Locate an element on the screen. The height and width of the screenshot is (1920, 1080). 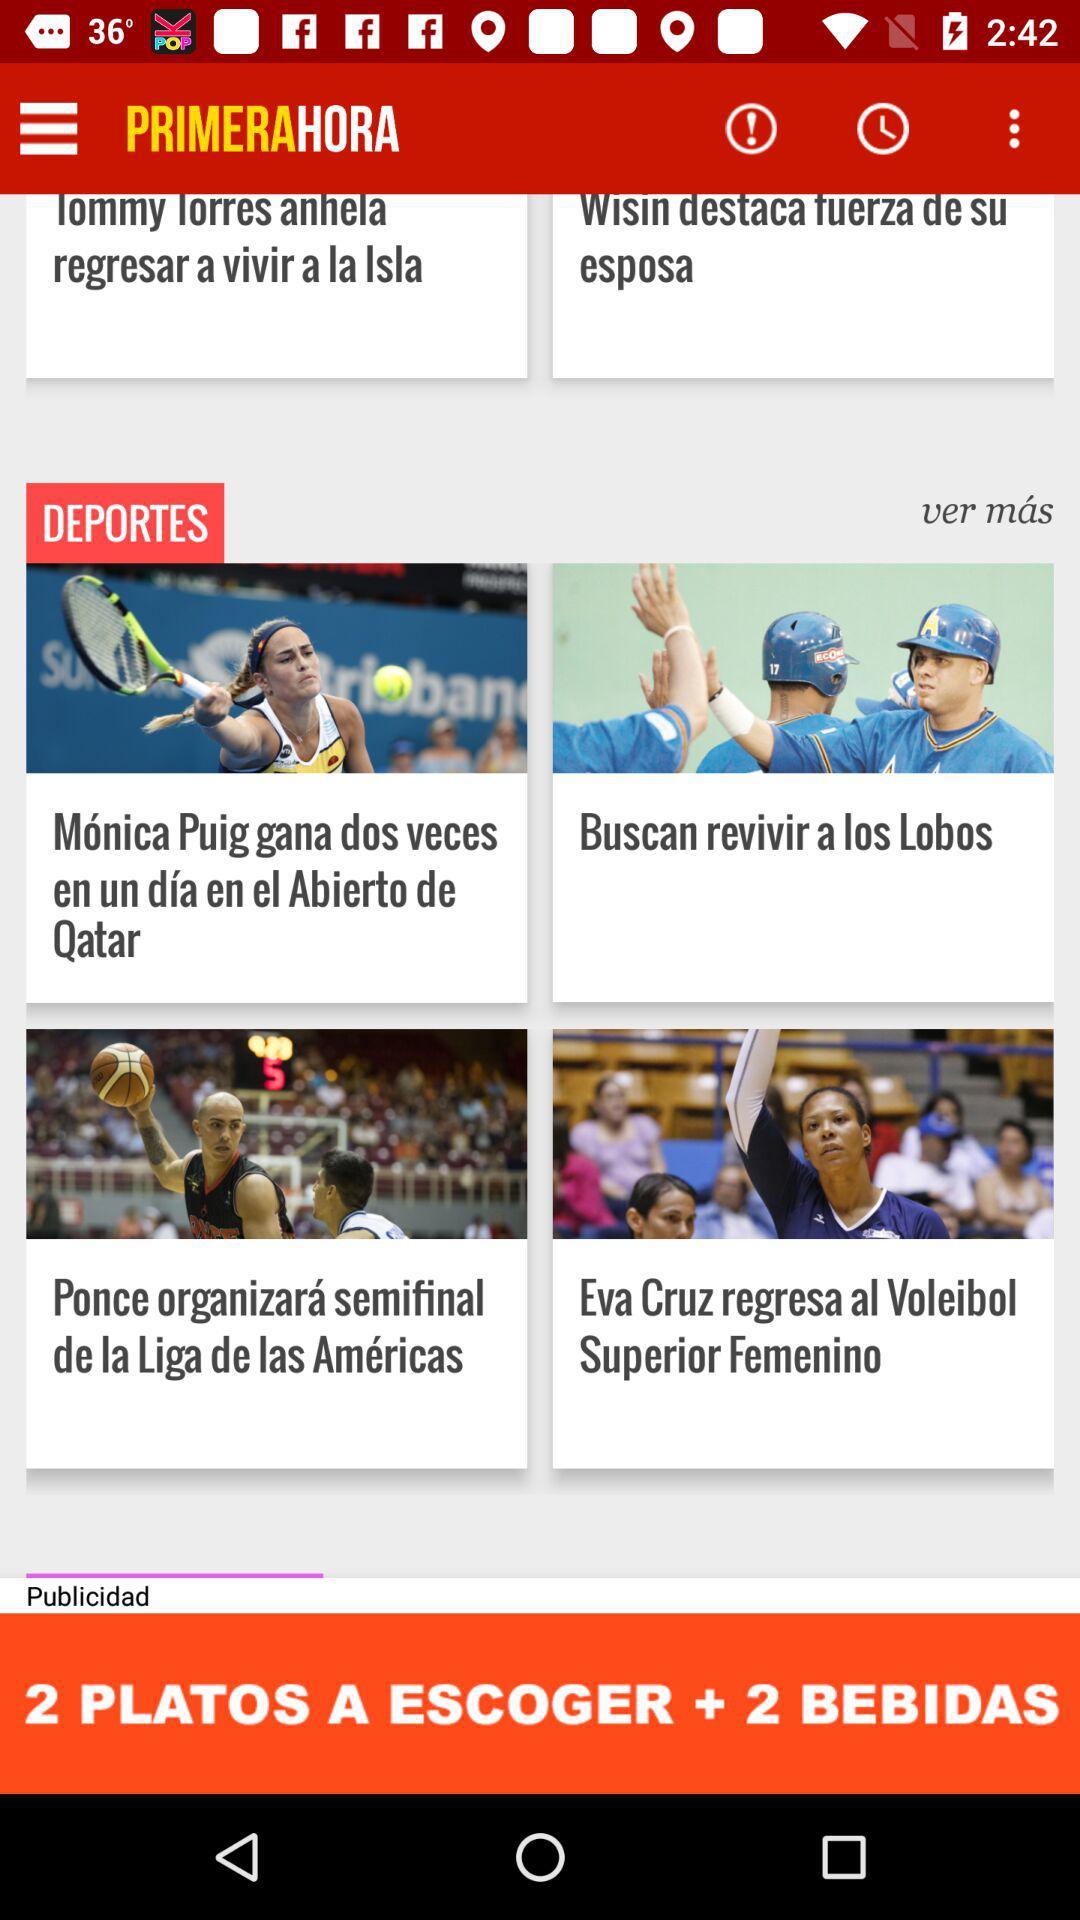
app below tommy torres anhela app is located at coordinates (125, 523).